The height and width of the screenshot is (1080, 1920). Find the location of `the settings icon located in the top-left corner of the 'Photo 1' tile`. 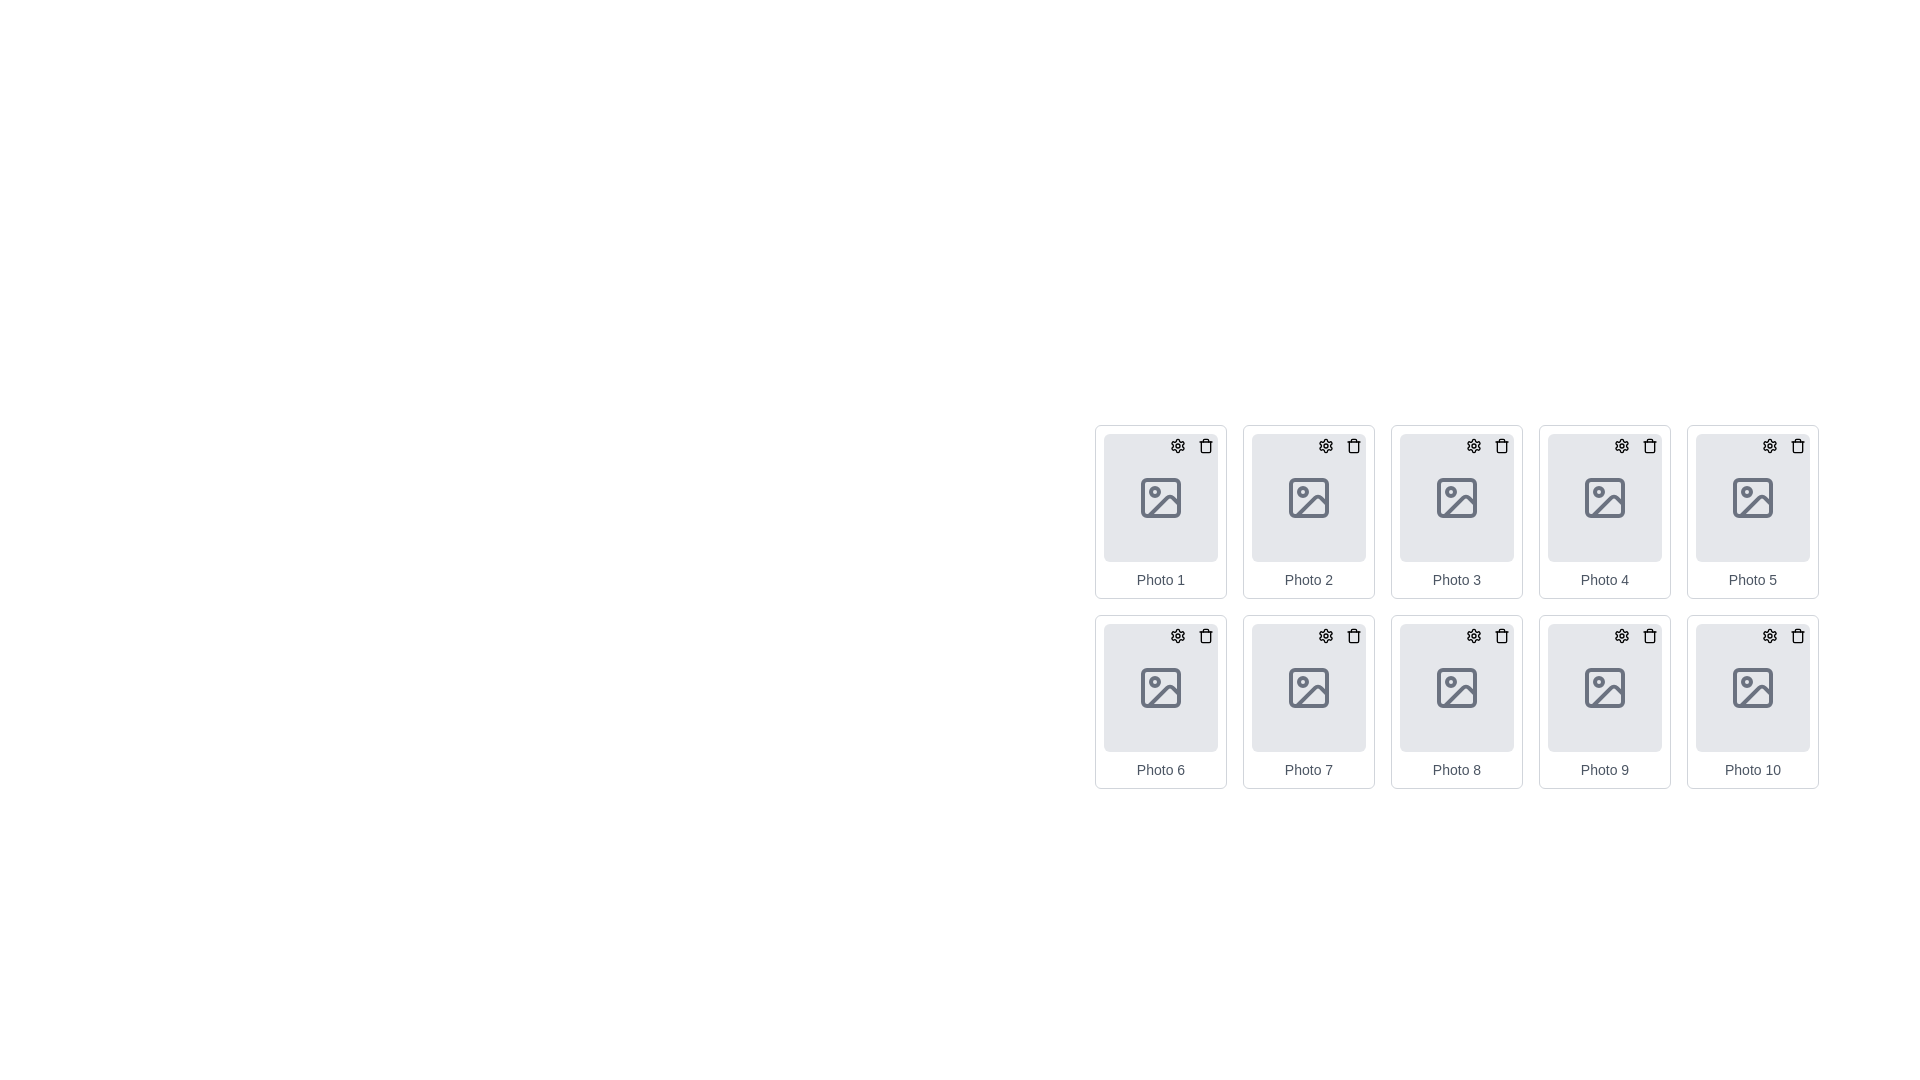

the settings icon located in the top-left corner of the 'Photo 1' tile is located at coordinates (1177, 445).